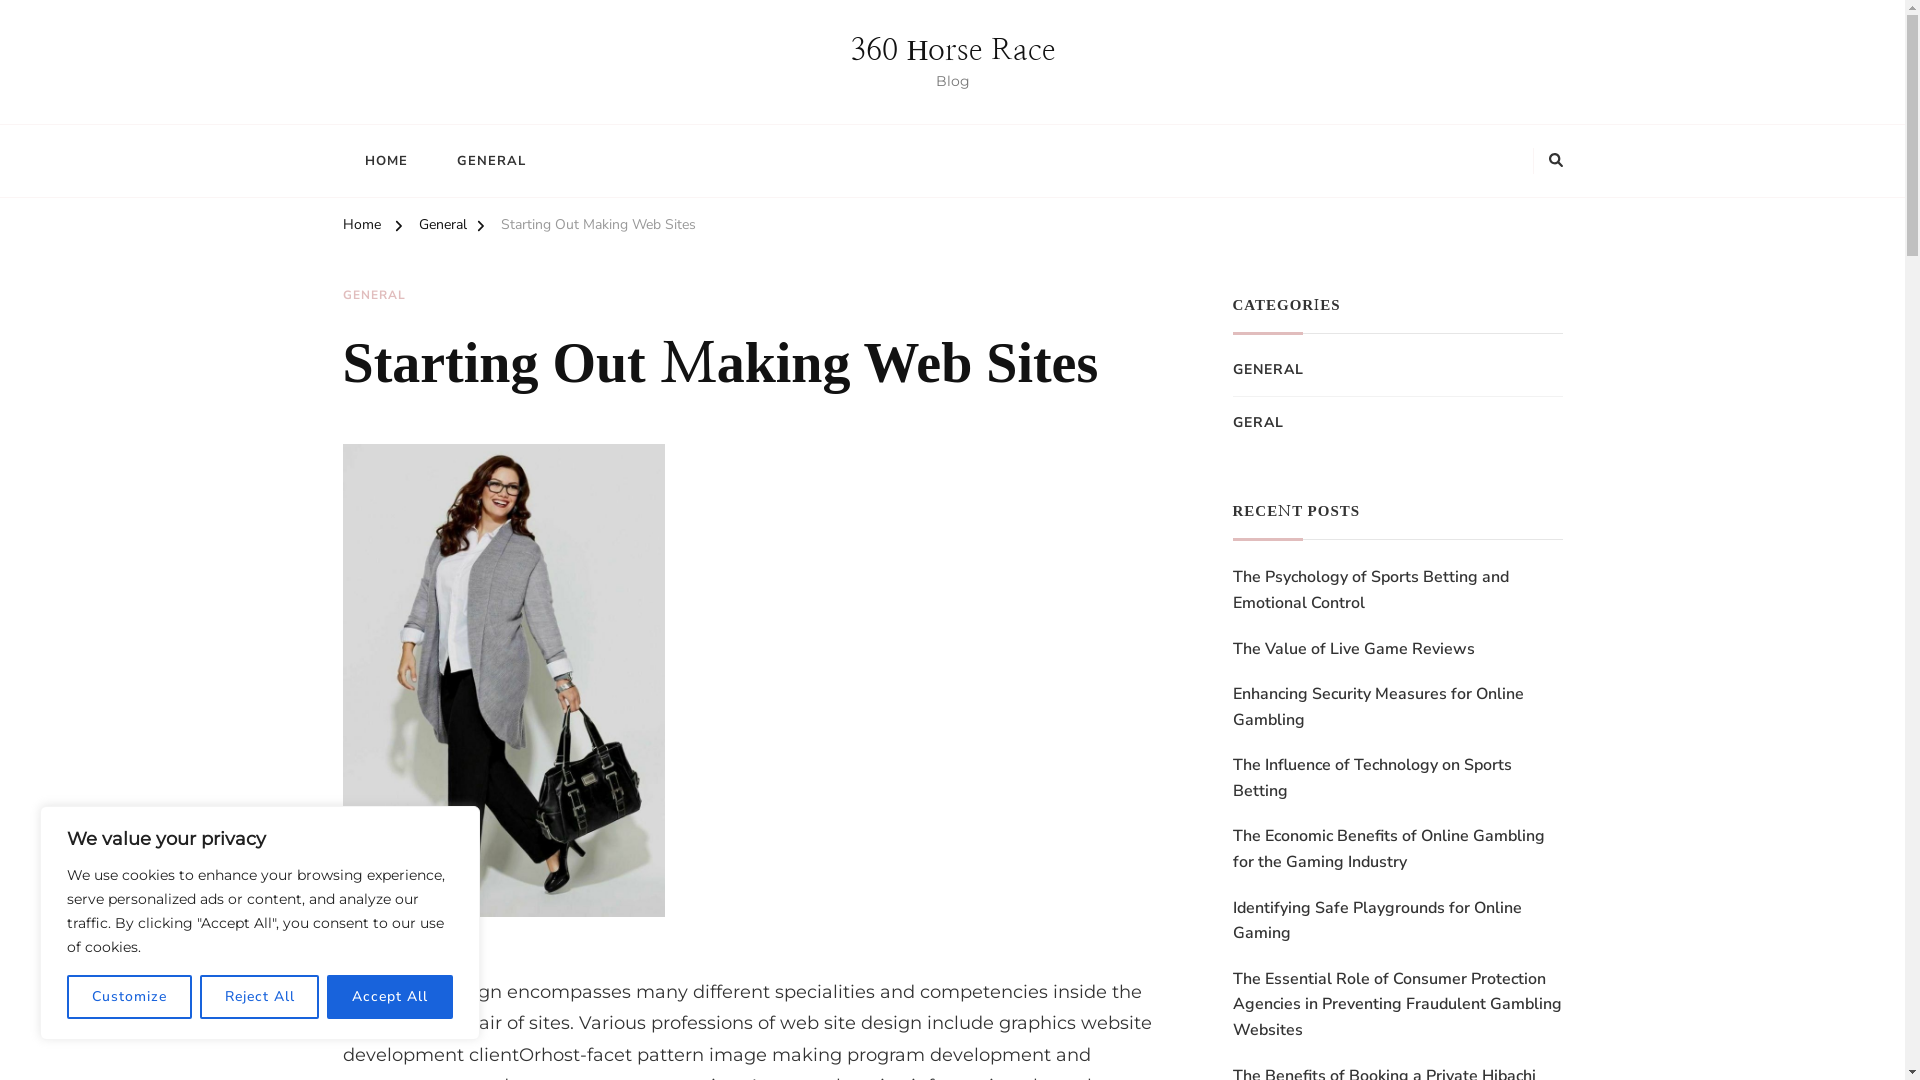  What do you see at coordinates (258, 996) in the screenshot?
I see `'Reject All'` at bounding box center [258, 996].